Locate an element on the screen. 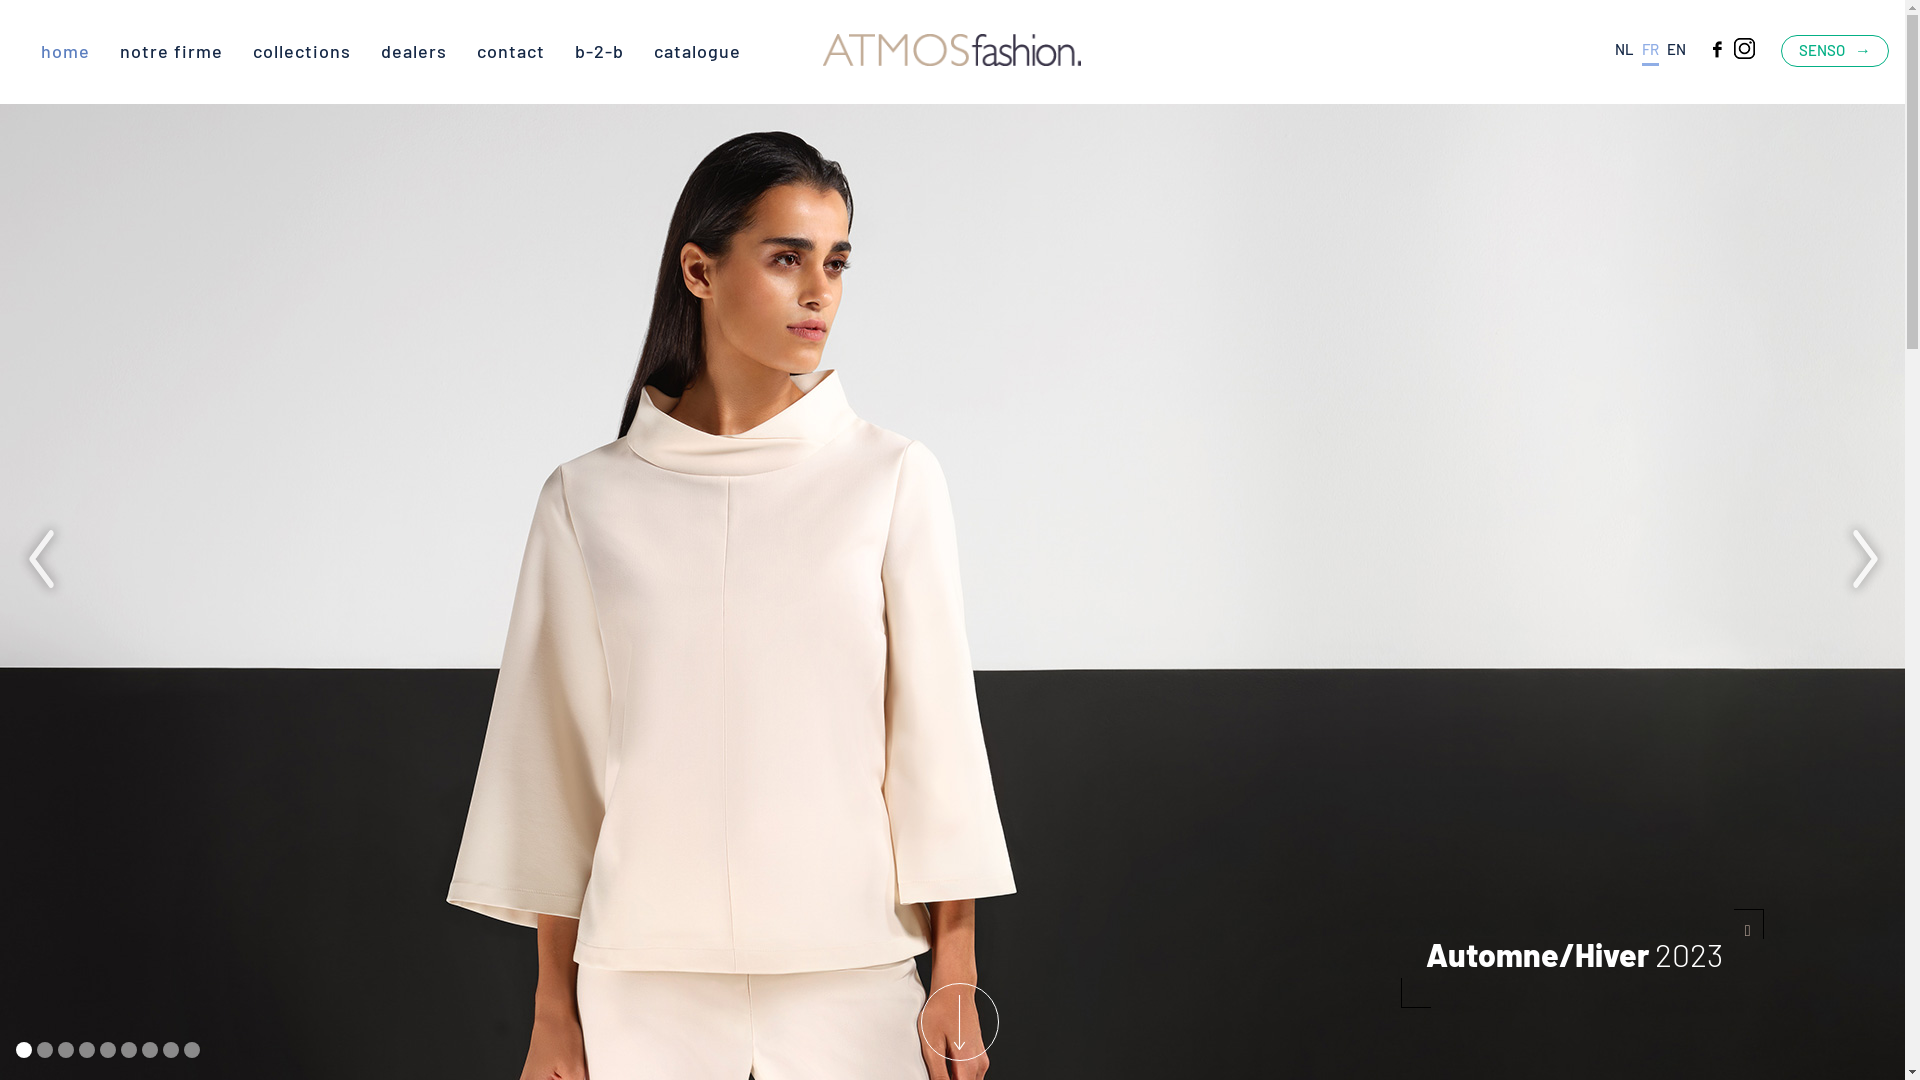 The width and height of the screenshot is (1920, 1080). 'contact' is located at coordinates (475, 49).